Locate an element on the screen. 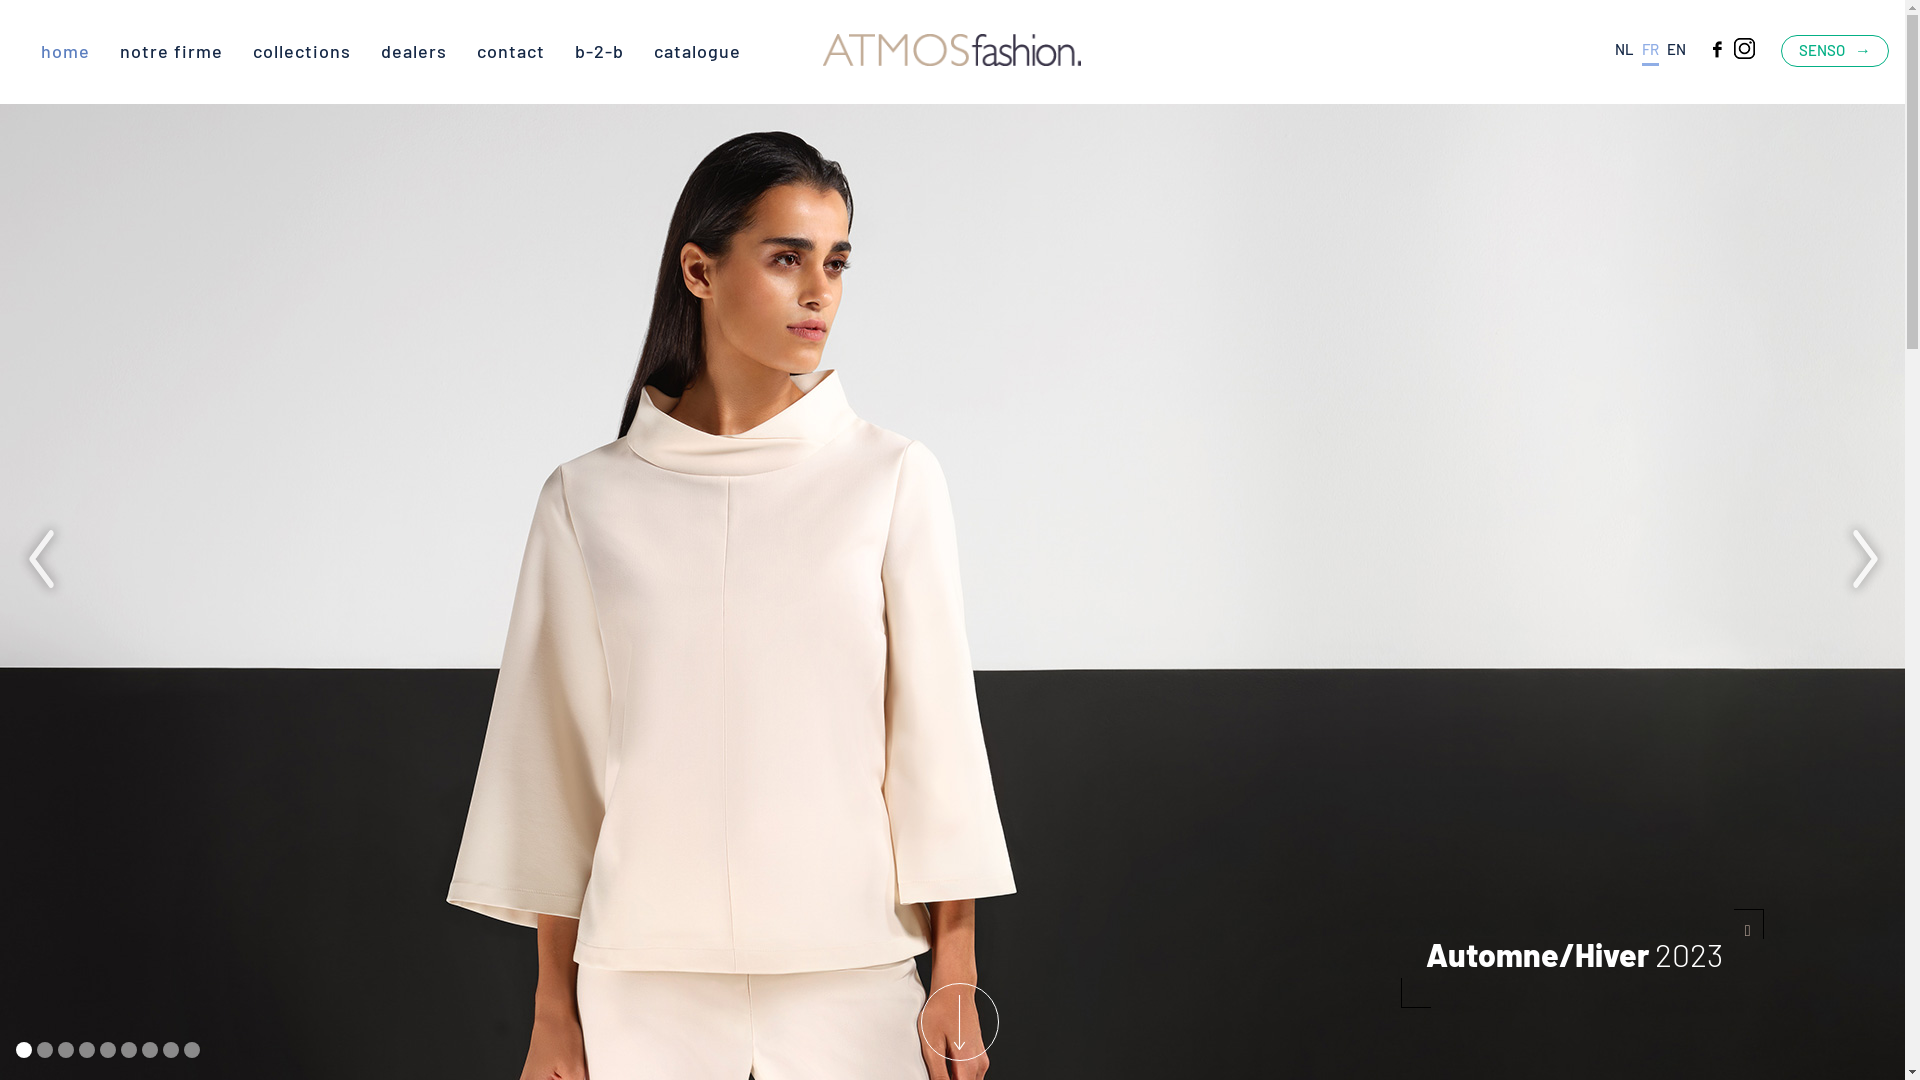 The width and height of the screenshot is (1920, 1080). 'contact' is located at coordinates (475, 49).